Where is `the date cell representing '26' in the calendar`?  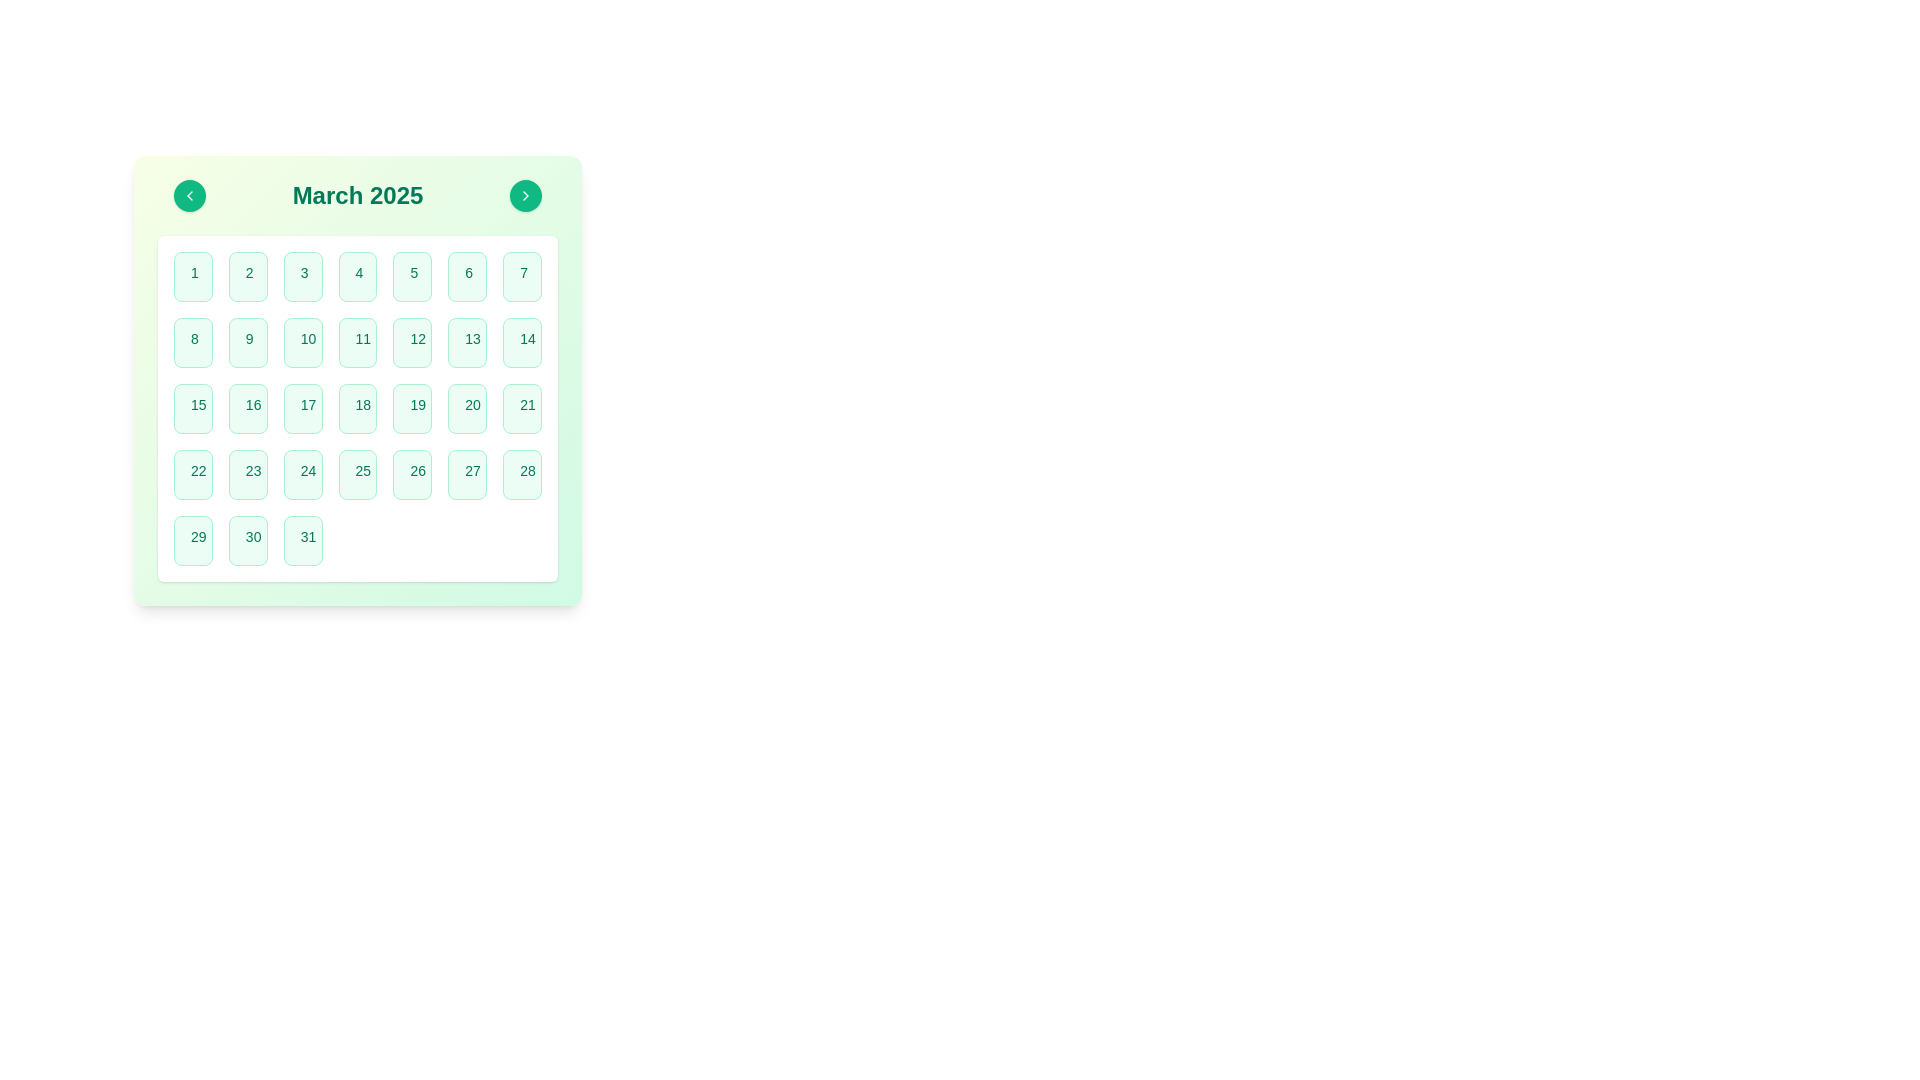
the date cell representing '26' in the calendar is located at coordinates (411, 474).